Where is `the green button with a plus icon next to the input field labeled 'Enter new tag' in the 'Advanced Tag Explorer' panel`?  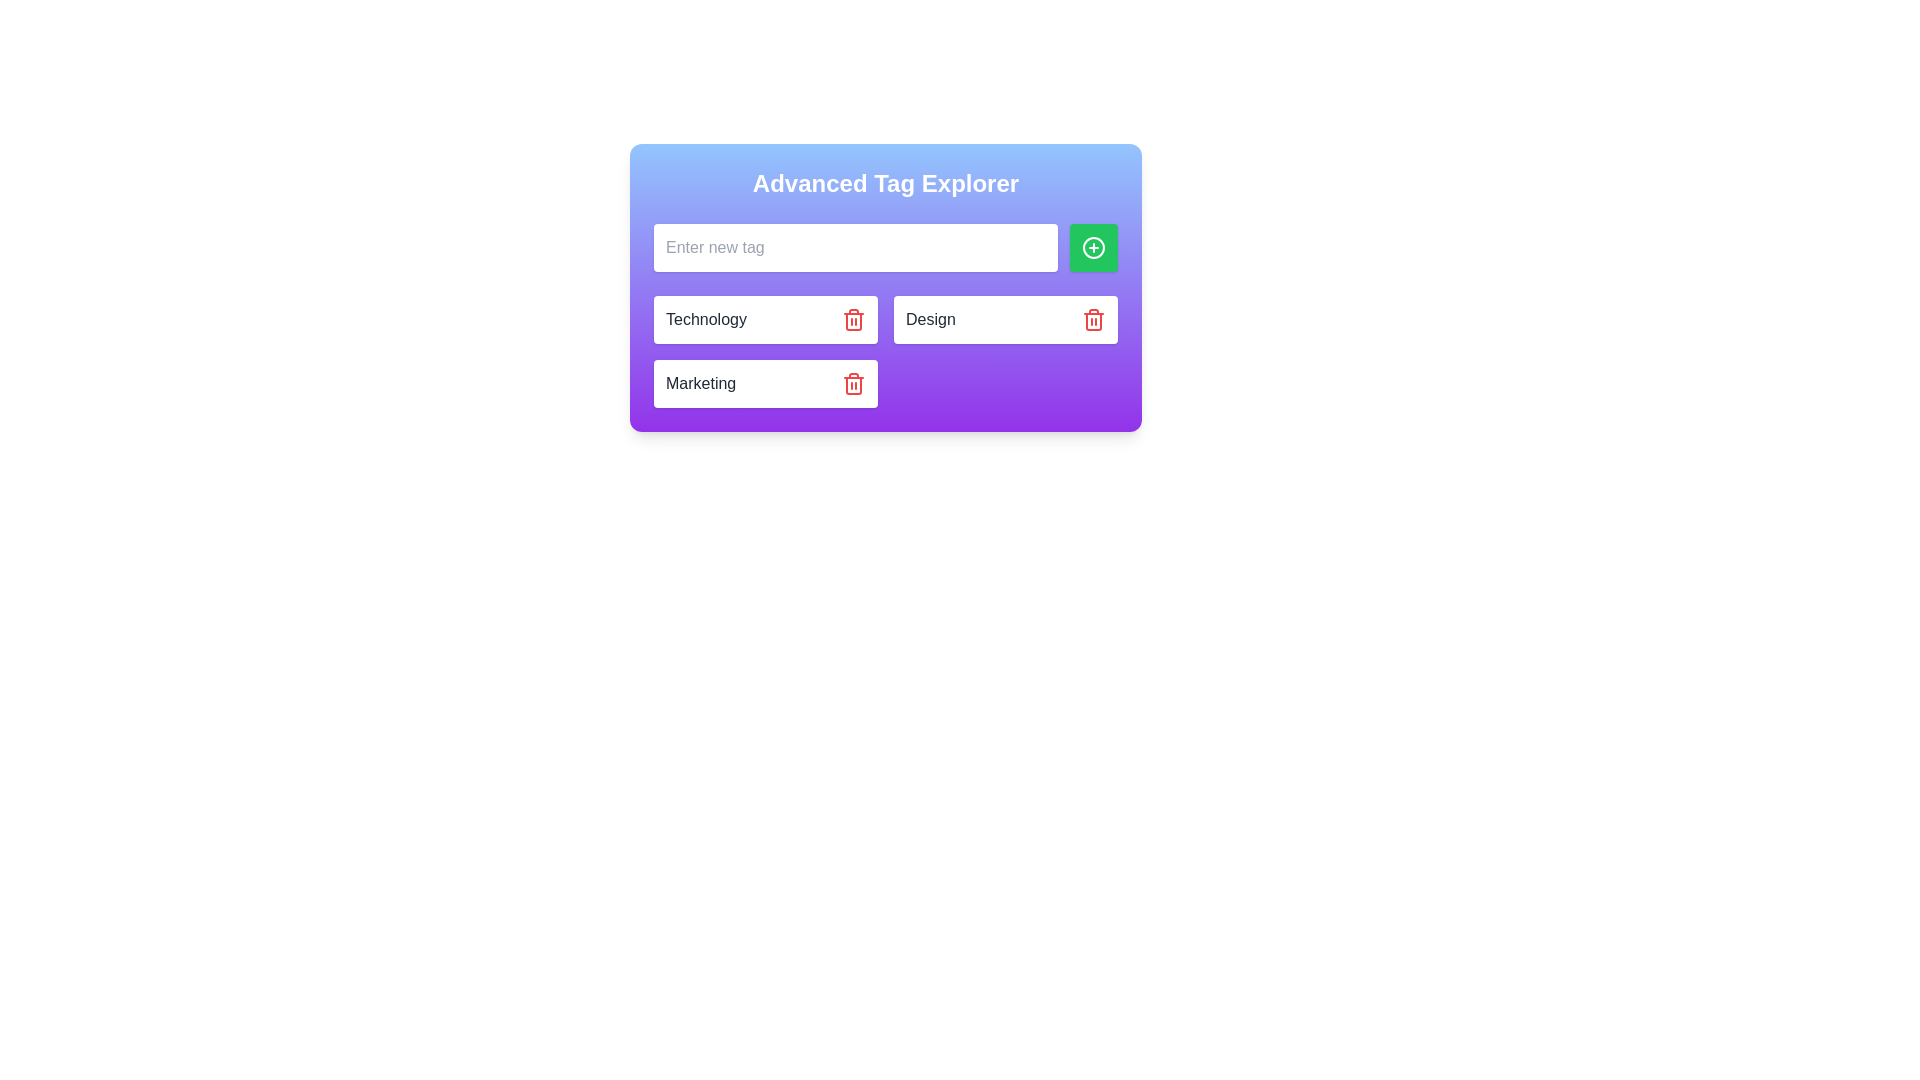
the green button with a plus icon next to the input field labeled 'Enter new tag' in the 'Advanced Tag Explorer' panel is located at coordinates (885, 288).